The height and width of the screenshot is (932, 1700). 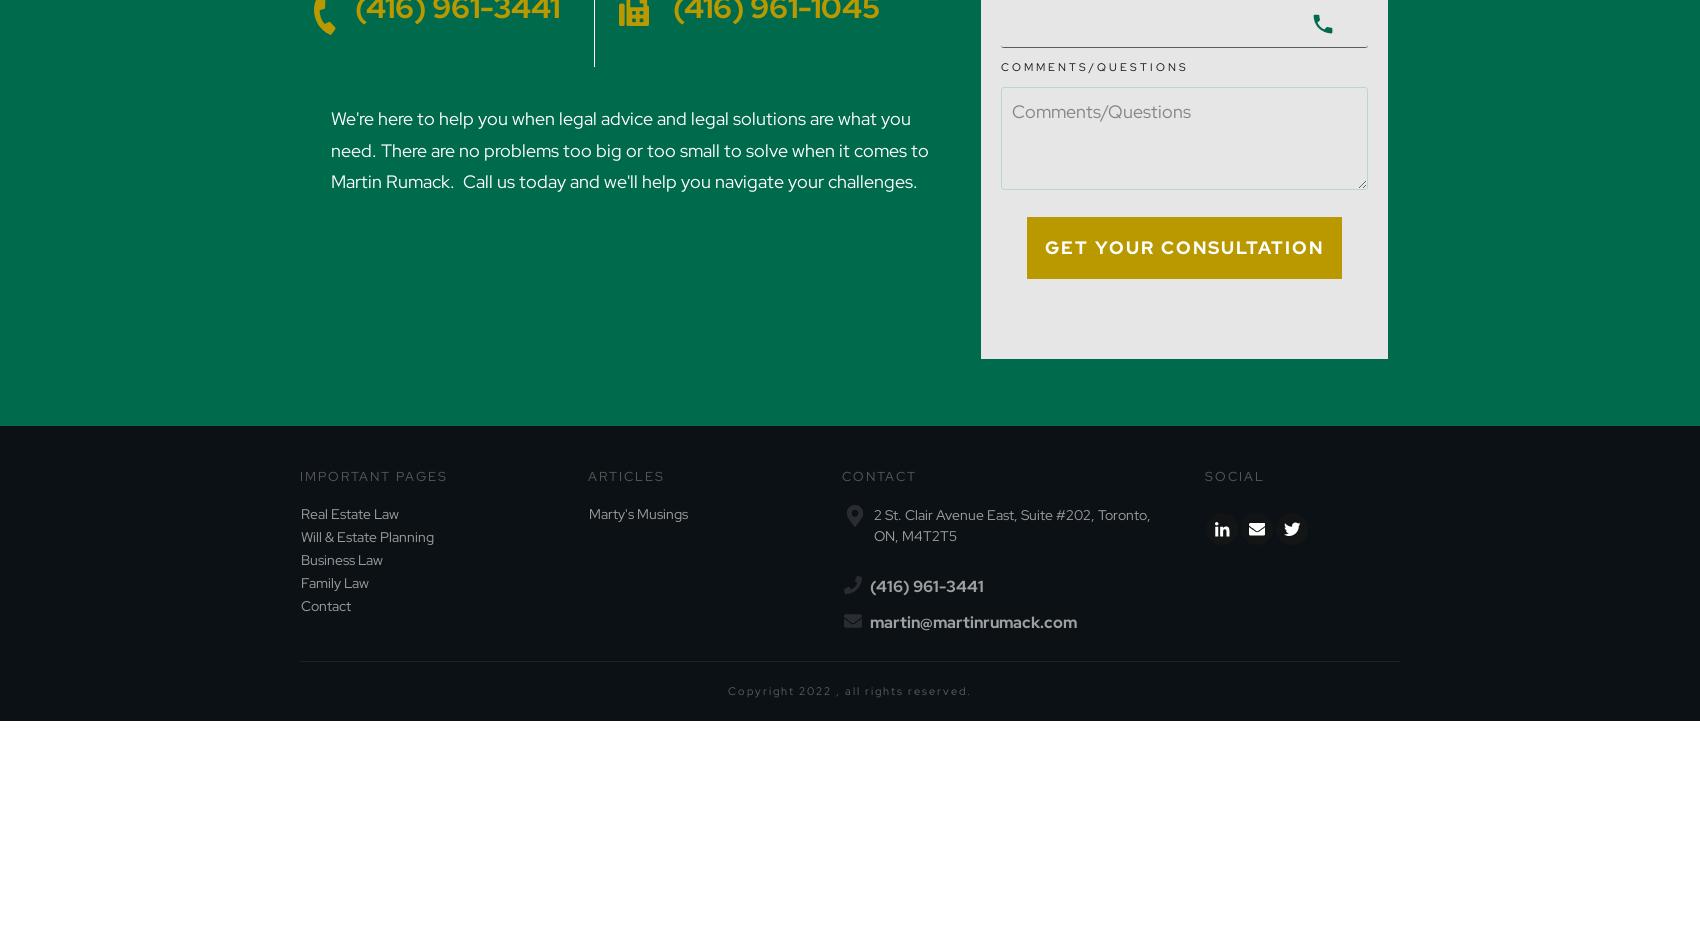 What do you see at coordinates (349, 512) in the screenshot?
I see `'Real Estate Law'` at bounding box center [349, 512].